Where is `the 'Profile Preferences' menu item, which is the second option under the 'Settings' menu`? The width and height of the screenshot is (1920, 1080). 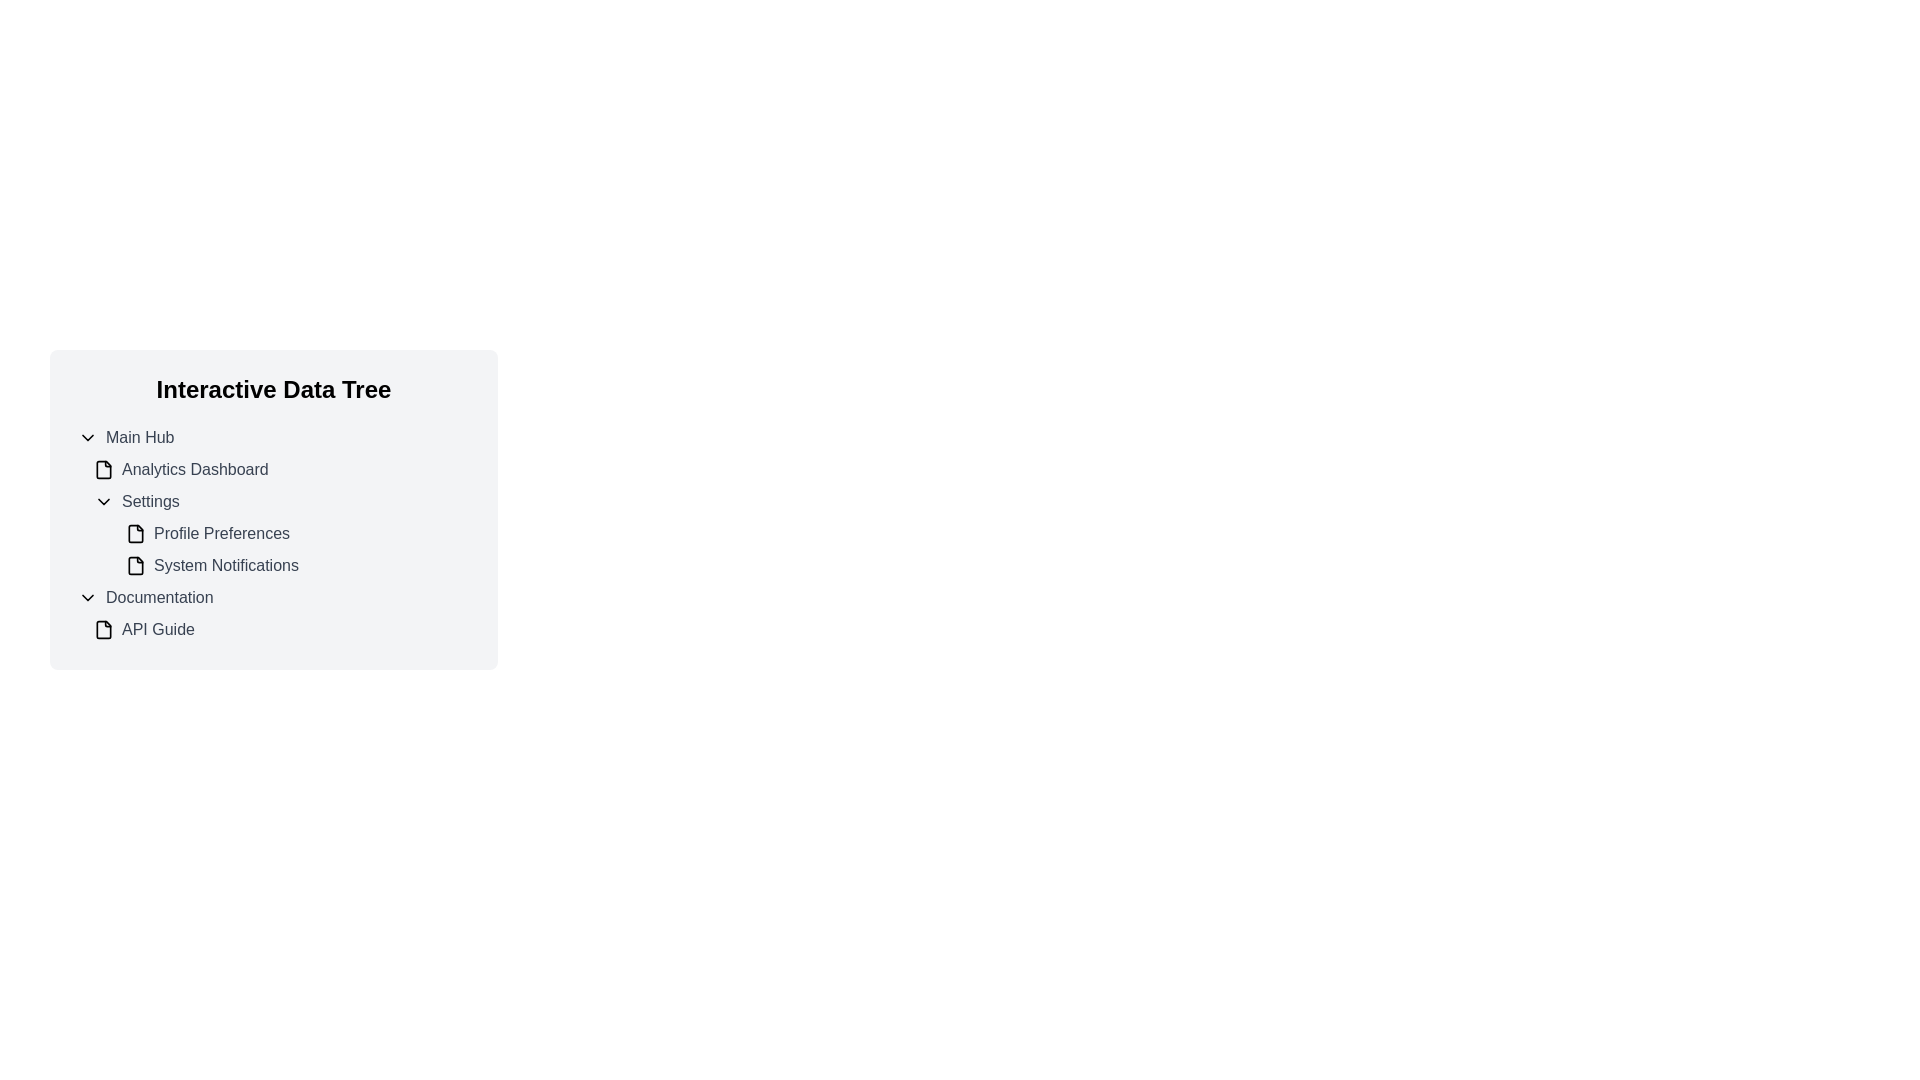
the 'Profile Preferences' menu item, which is the second option under the 'Settings' menu is located at coordinates (296, 532).